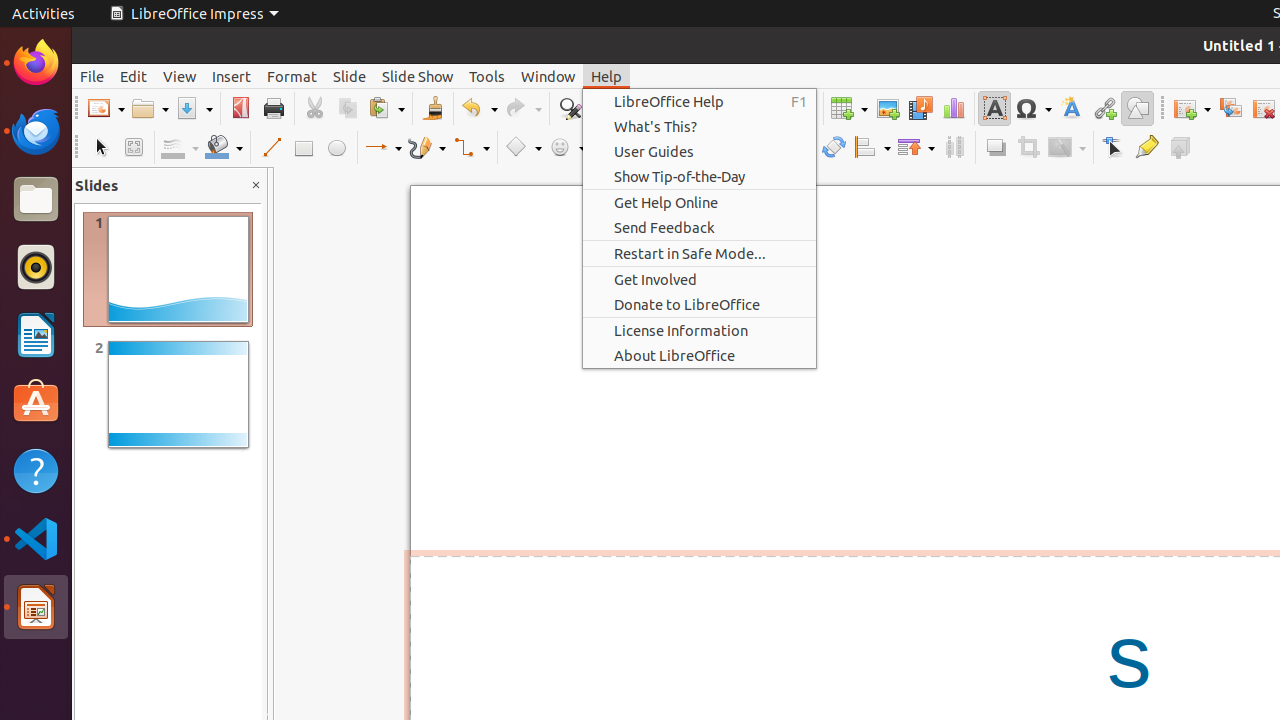 Image resolution: width=1280 pixels, height=720 pixels. What do you see at coordinates (487, 75) in the screenshot?
I see `'Tools'` at bounding box center [487, 75].